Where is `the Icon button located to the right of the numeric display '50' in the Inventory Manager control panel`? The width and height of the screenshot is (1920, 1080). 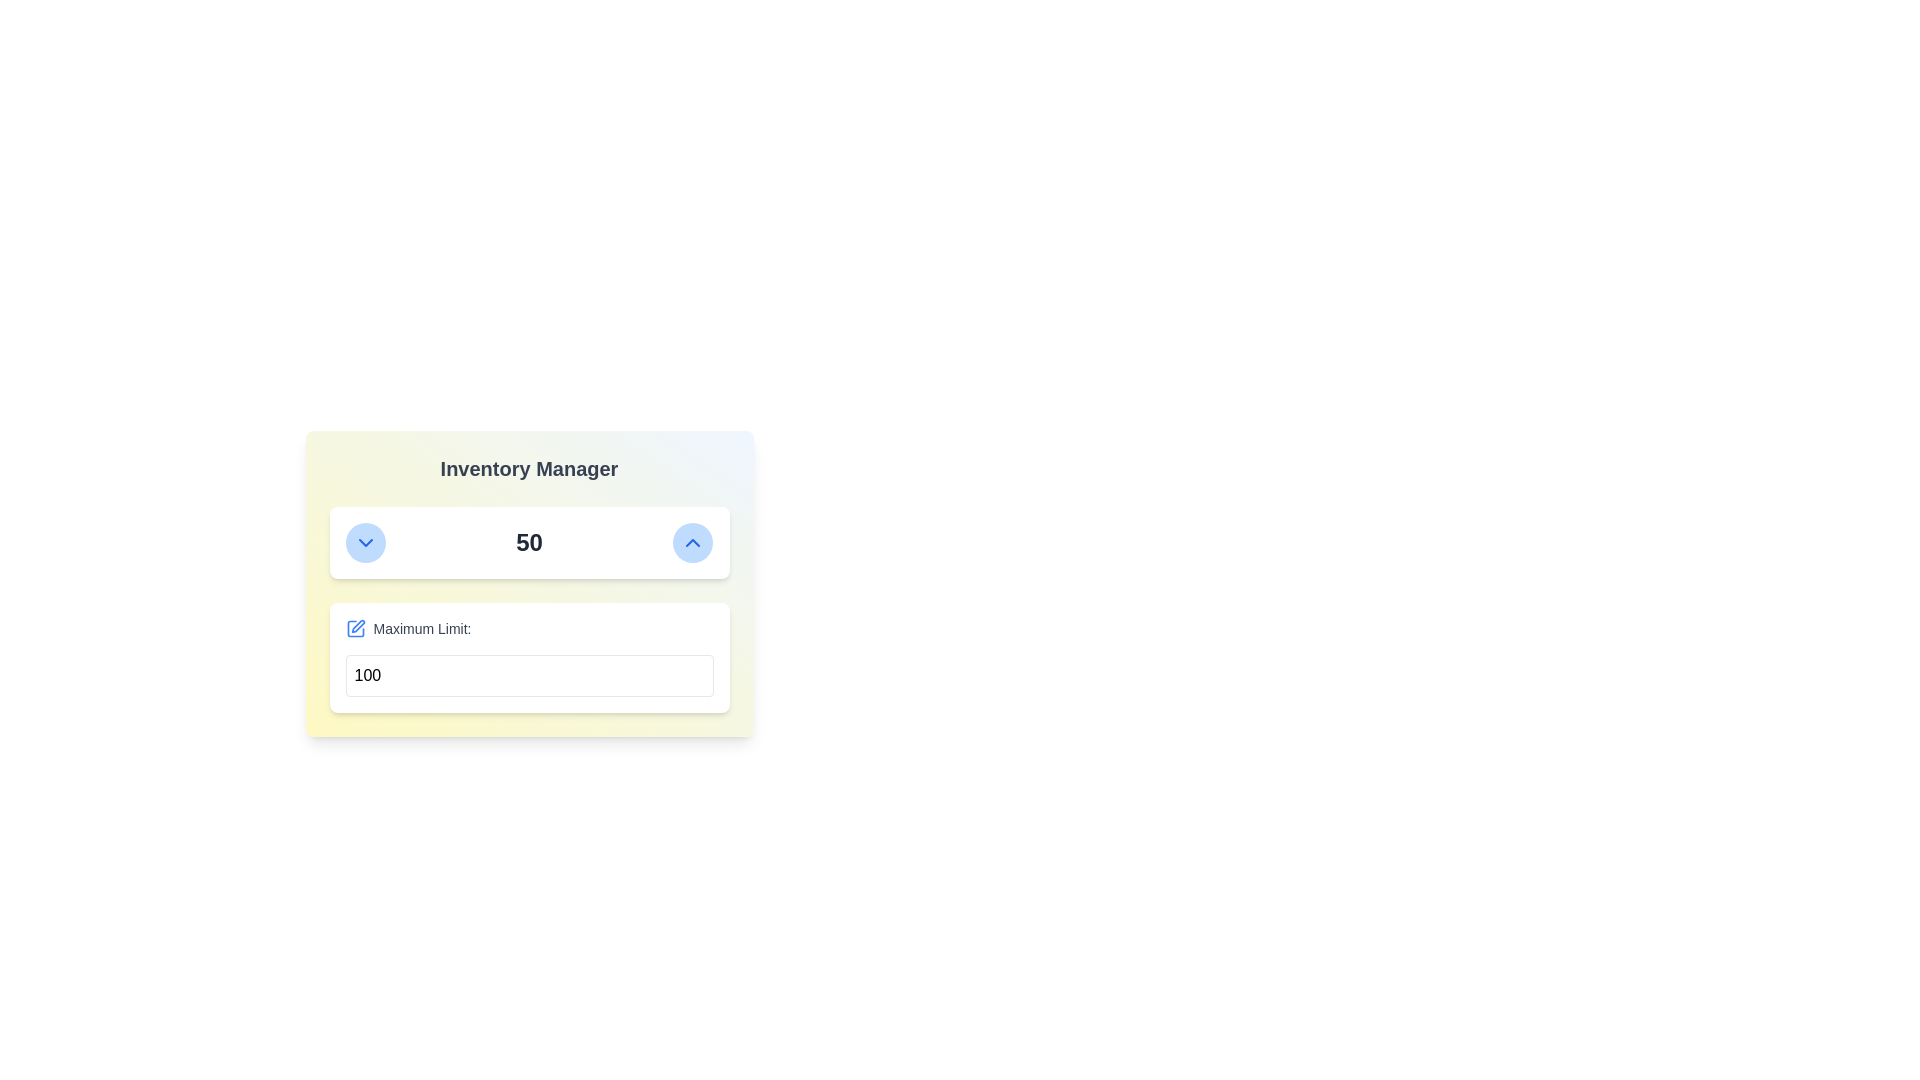
the Icon button located to the right of the numeric display '50' in the Inventory Manager control panel is located at coordinates (693, 543).